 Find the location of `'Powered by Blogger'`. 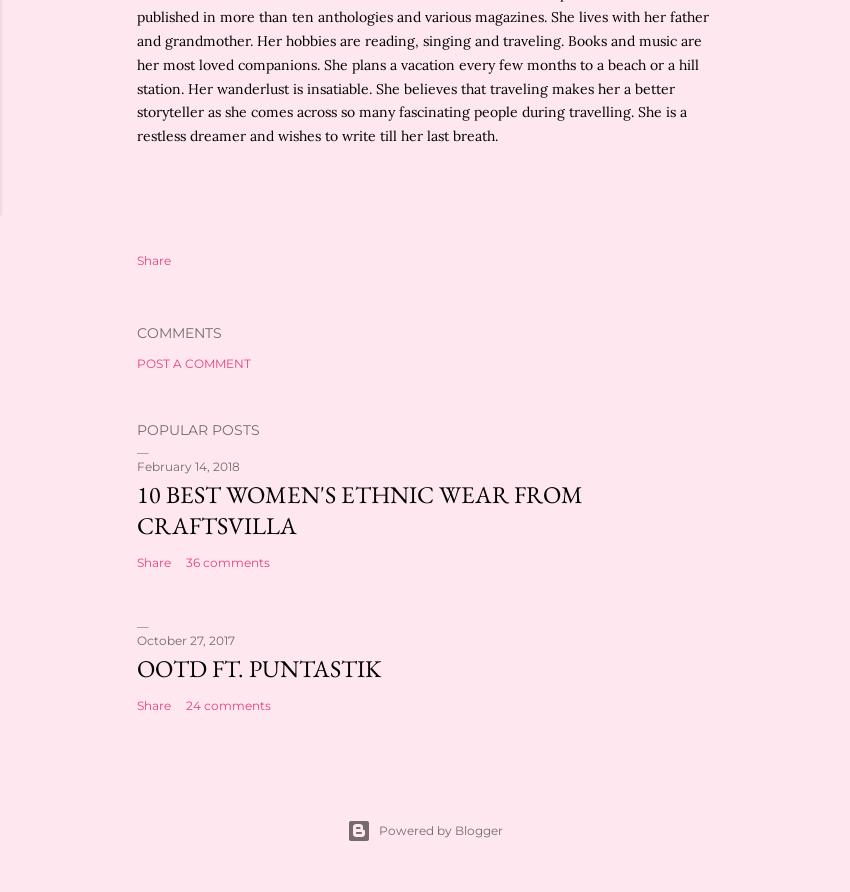

'Powered by Blogger' is located at coordinates (439, 829).